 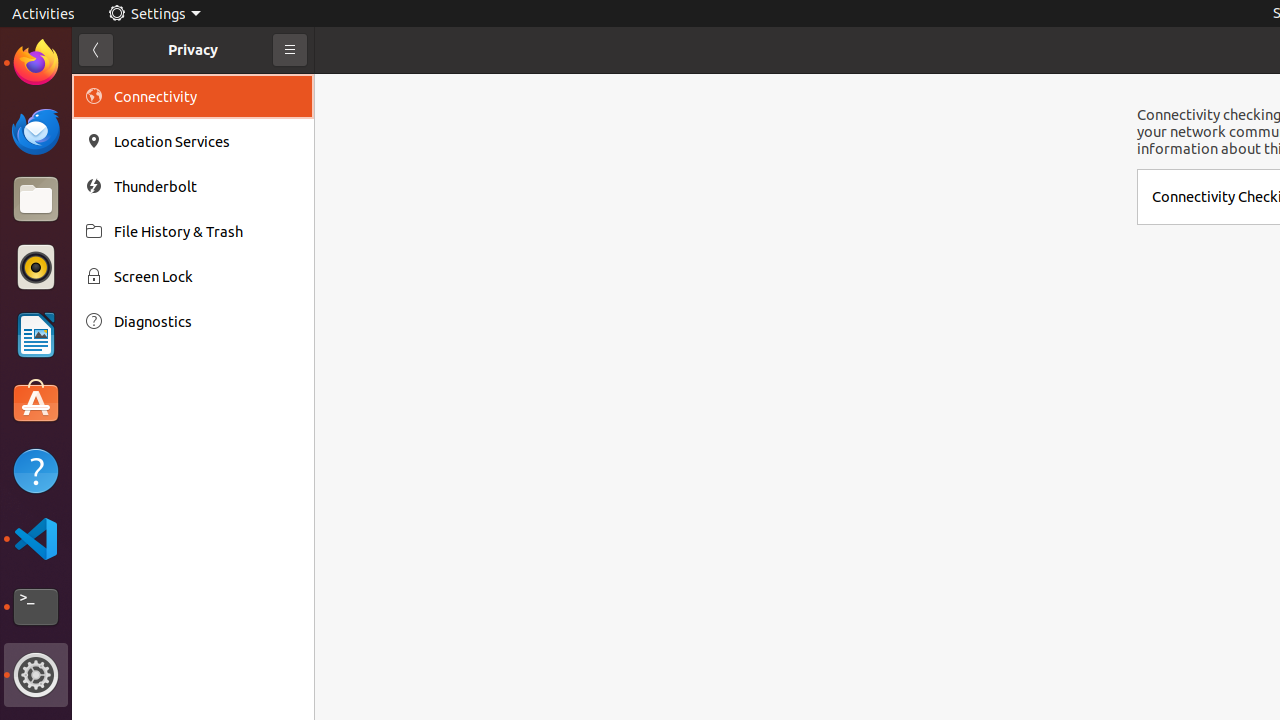 What do you see at coordinates (35, 606) in the screenshot?
I see `'Terminal'` at bounding box center [35, 606].